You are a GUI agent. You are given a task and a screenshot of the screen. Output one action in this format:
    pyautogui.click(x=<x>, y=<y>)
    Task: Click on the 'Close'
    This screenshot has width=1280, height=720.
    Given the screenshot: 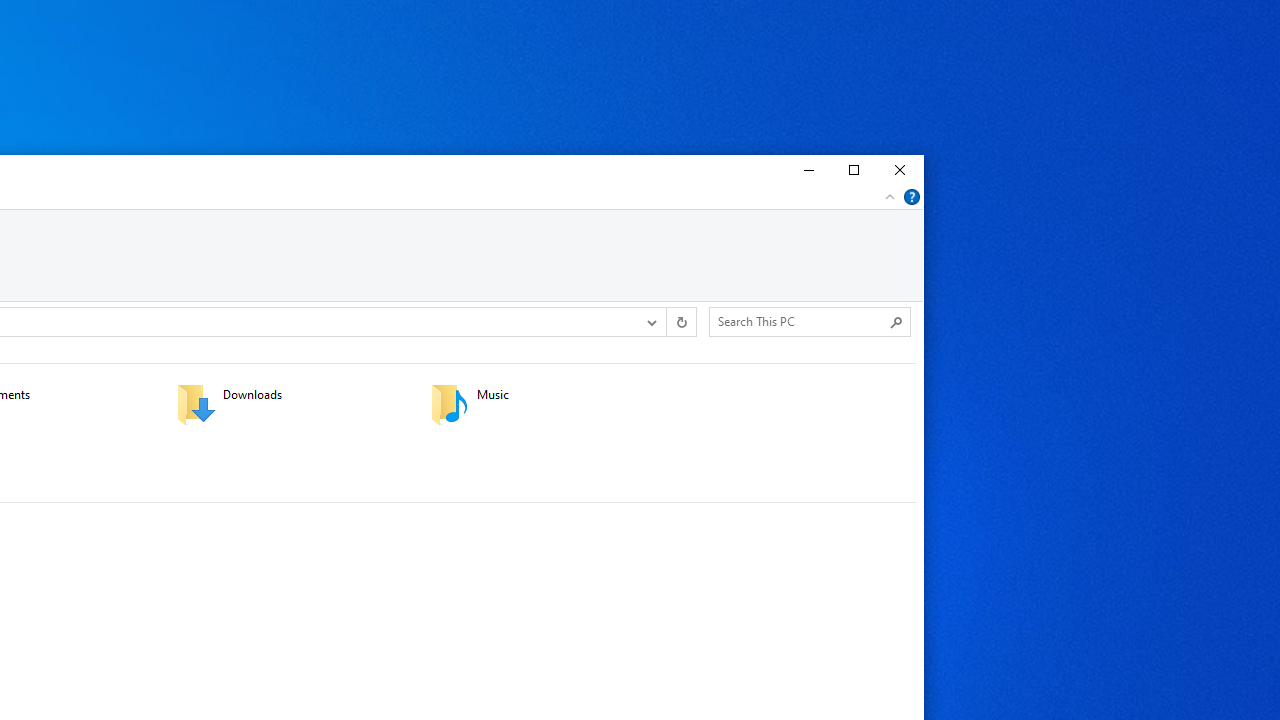 What is the action you would take?
    pyautogui.click(x=899, y=170)
    